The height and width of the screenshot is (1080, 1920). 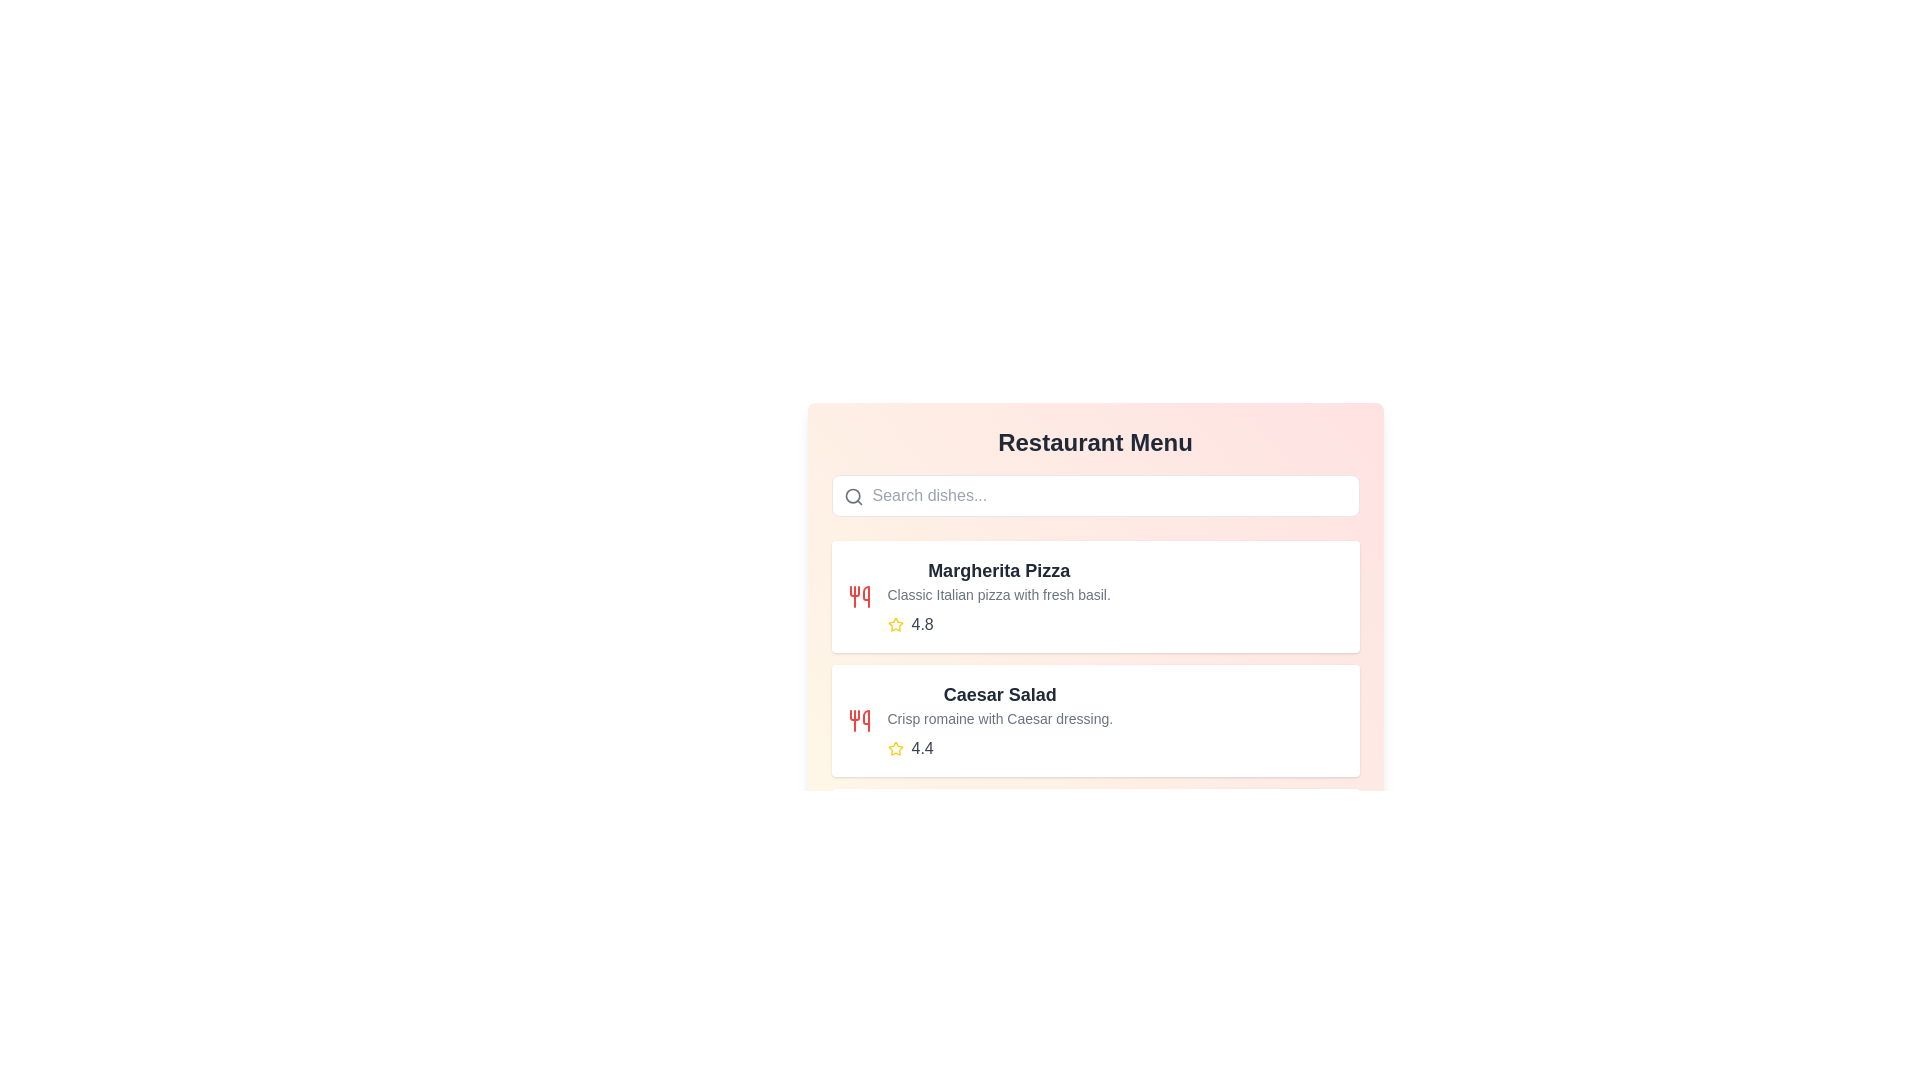 What do you see at coordinates (999, 570) in the screenshot?
I see `text label that serves as the title for the 'Margherita Pizza' menu item, which is positioned above the description and rating within its menu item card` at bounding box center [999, 570].